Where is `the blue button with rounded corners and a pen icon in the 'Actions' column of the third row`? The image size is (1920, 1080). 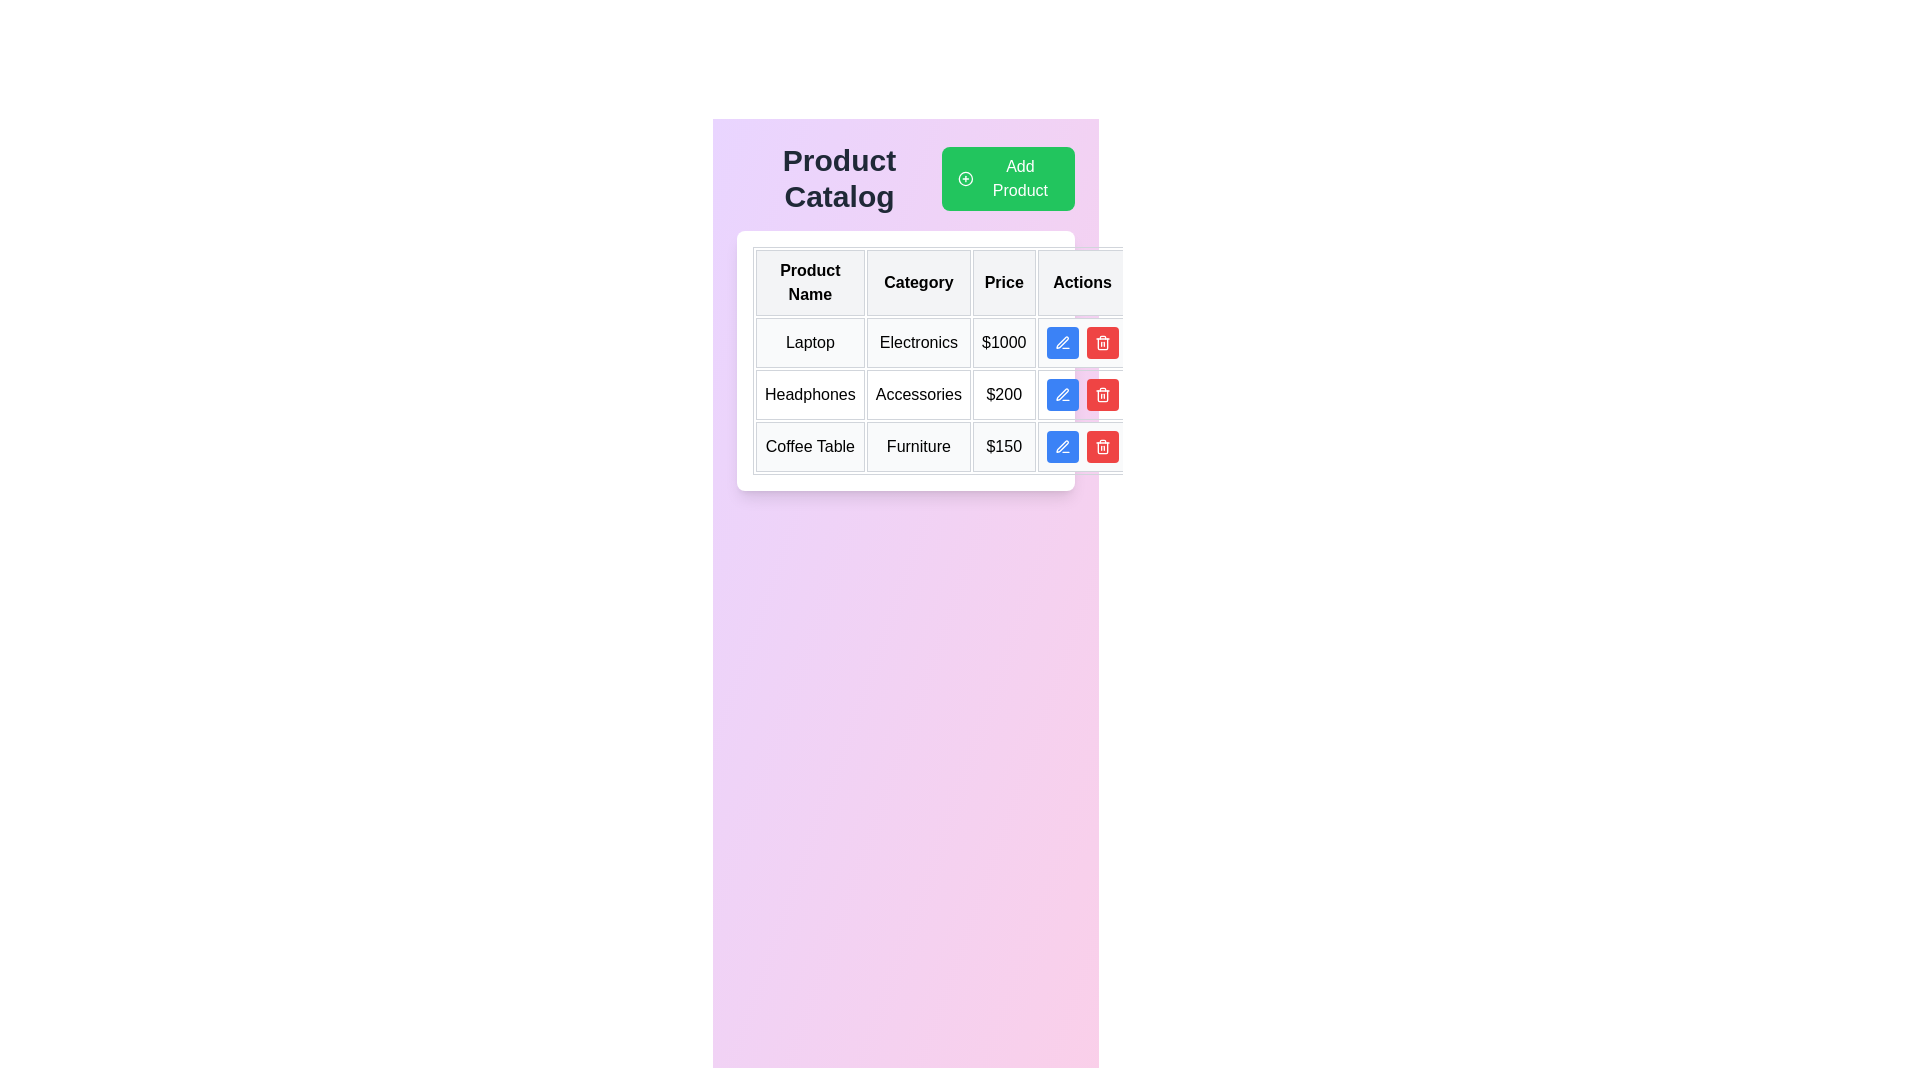 the blue button with rounded corners and a pen icon in the 'Actions' column of the third row is located at coordinates (1061, 446).